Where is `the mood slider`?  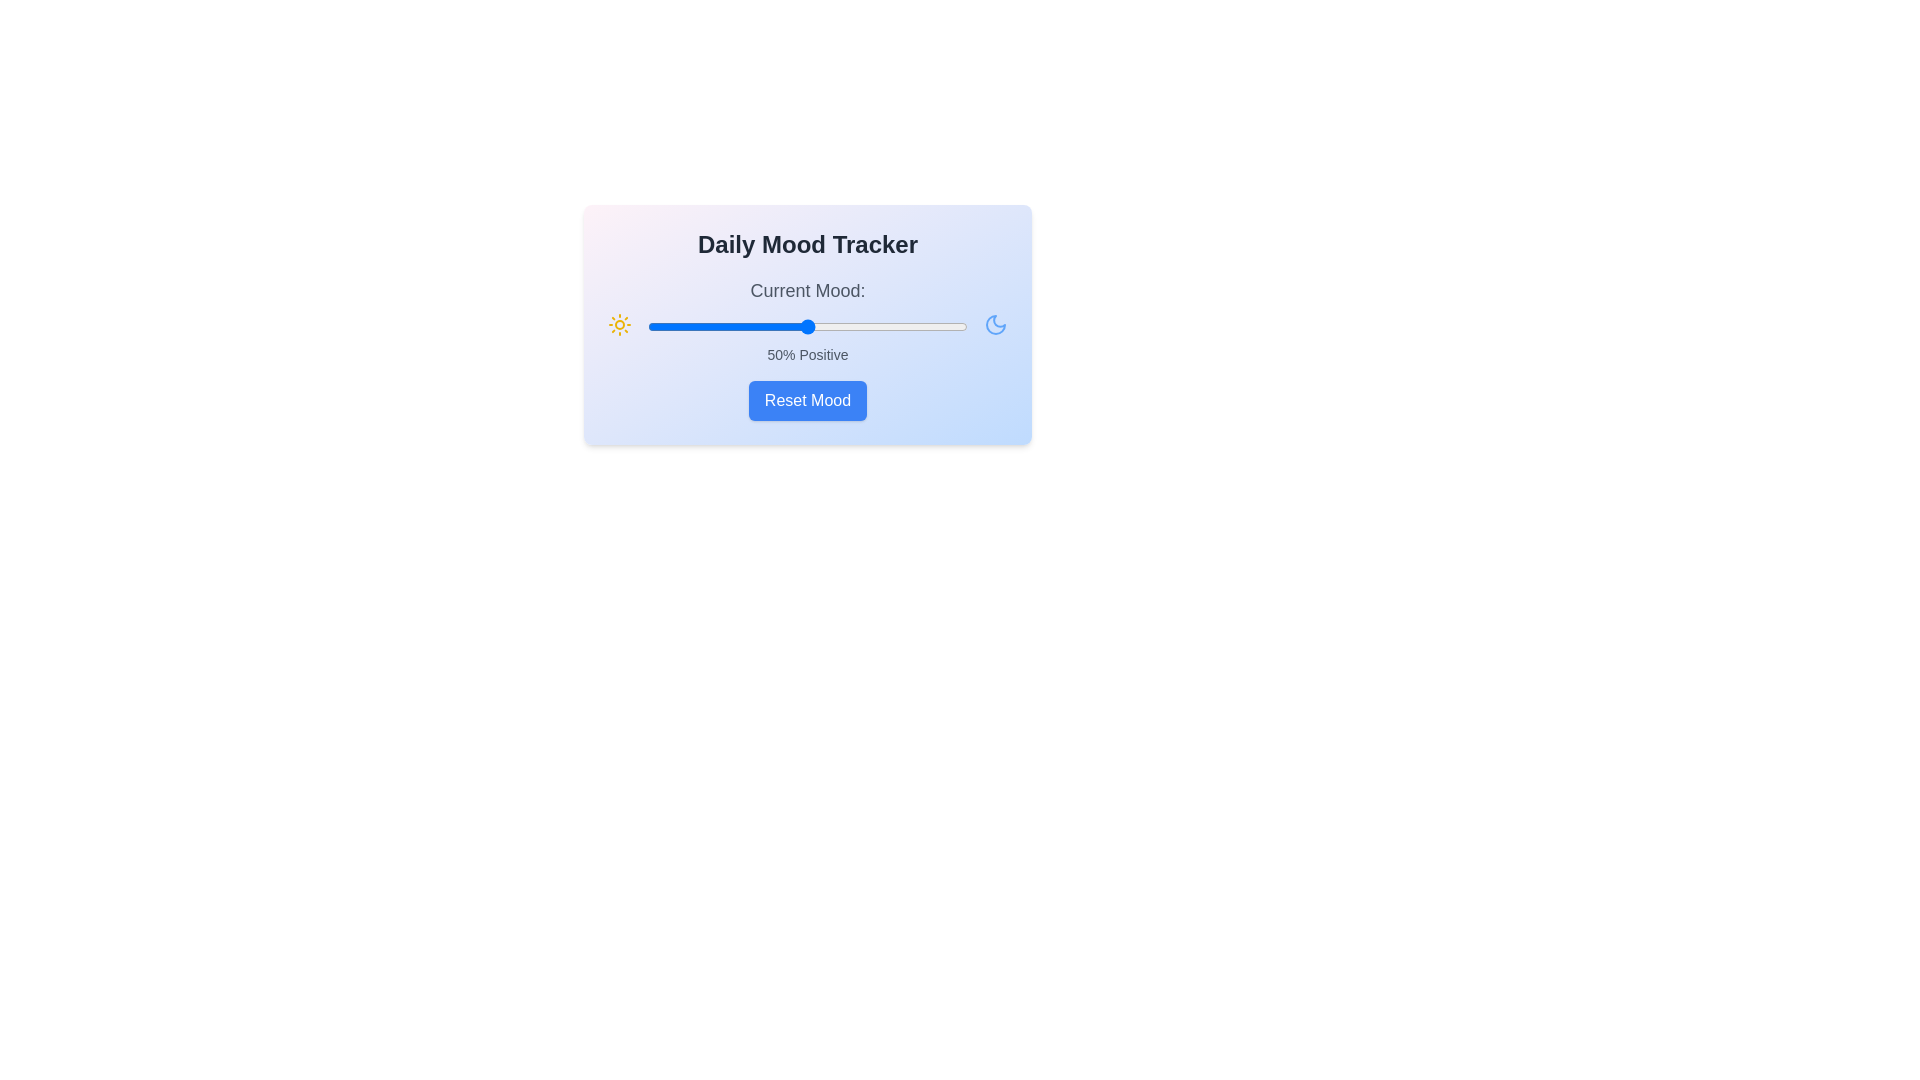 the mood slider is located at coordinates (833, 326).